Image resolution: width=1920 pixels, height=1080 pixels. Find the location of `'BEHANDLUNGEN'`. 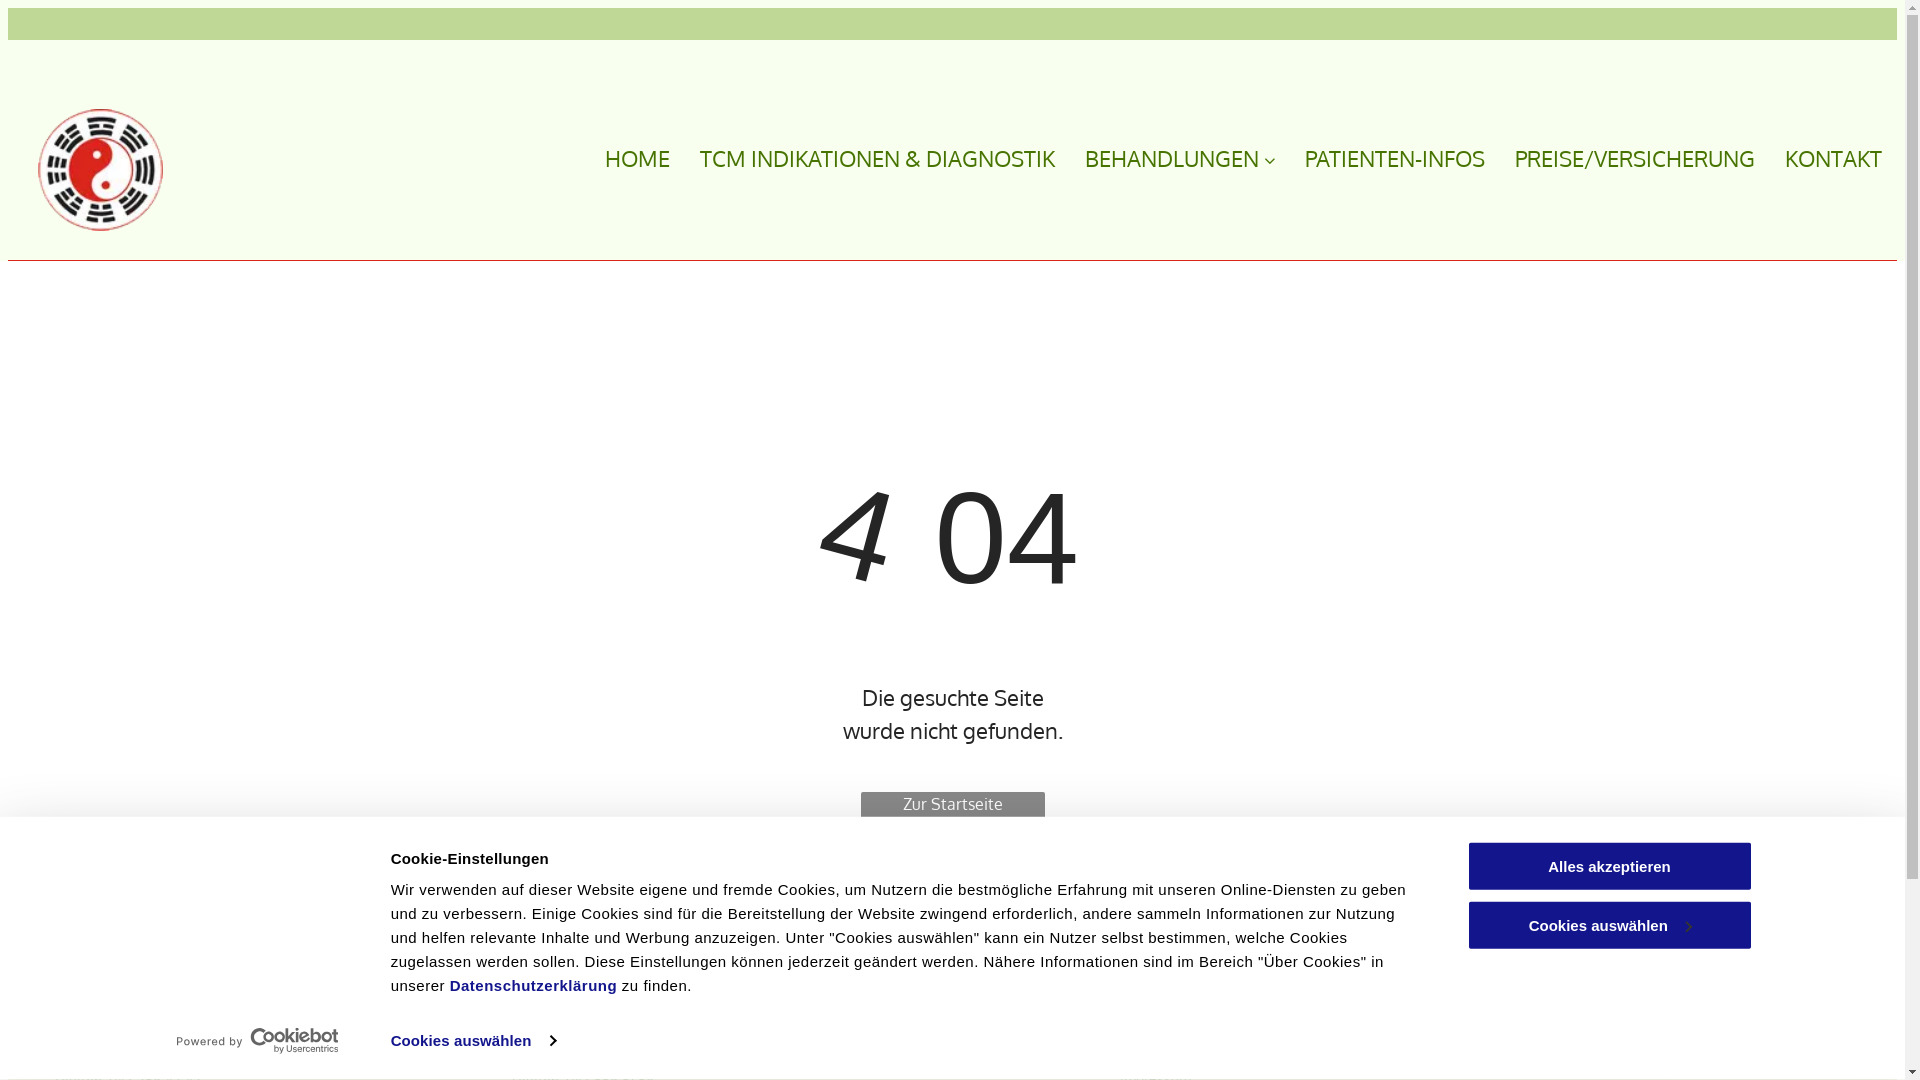

'BEHANDLUNGEN' is located at coordinates (1165, 157).